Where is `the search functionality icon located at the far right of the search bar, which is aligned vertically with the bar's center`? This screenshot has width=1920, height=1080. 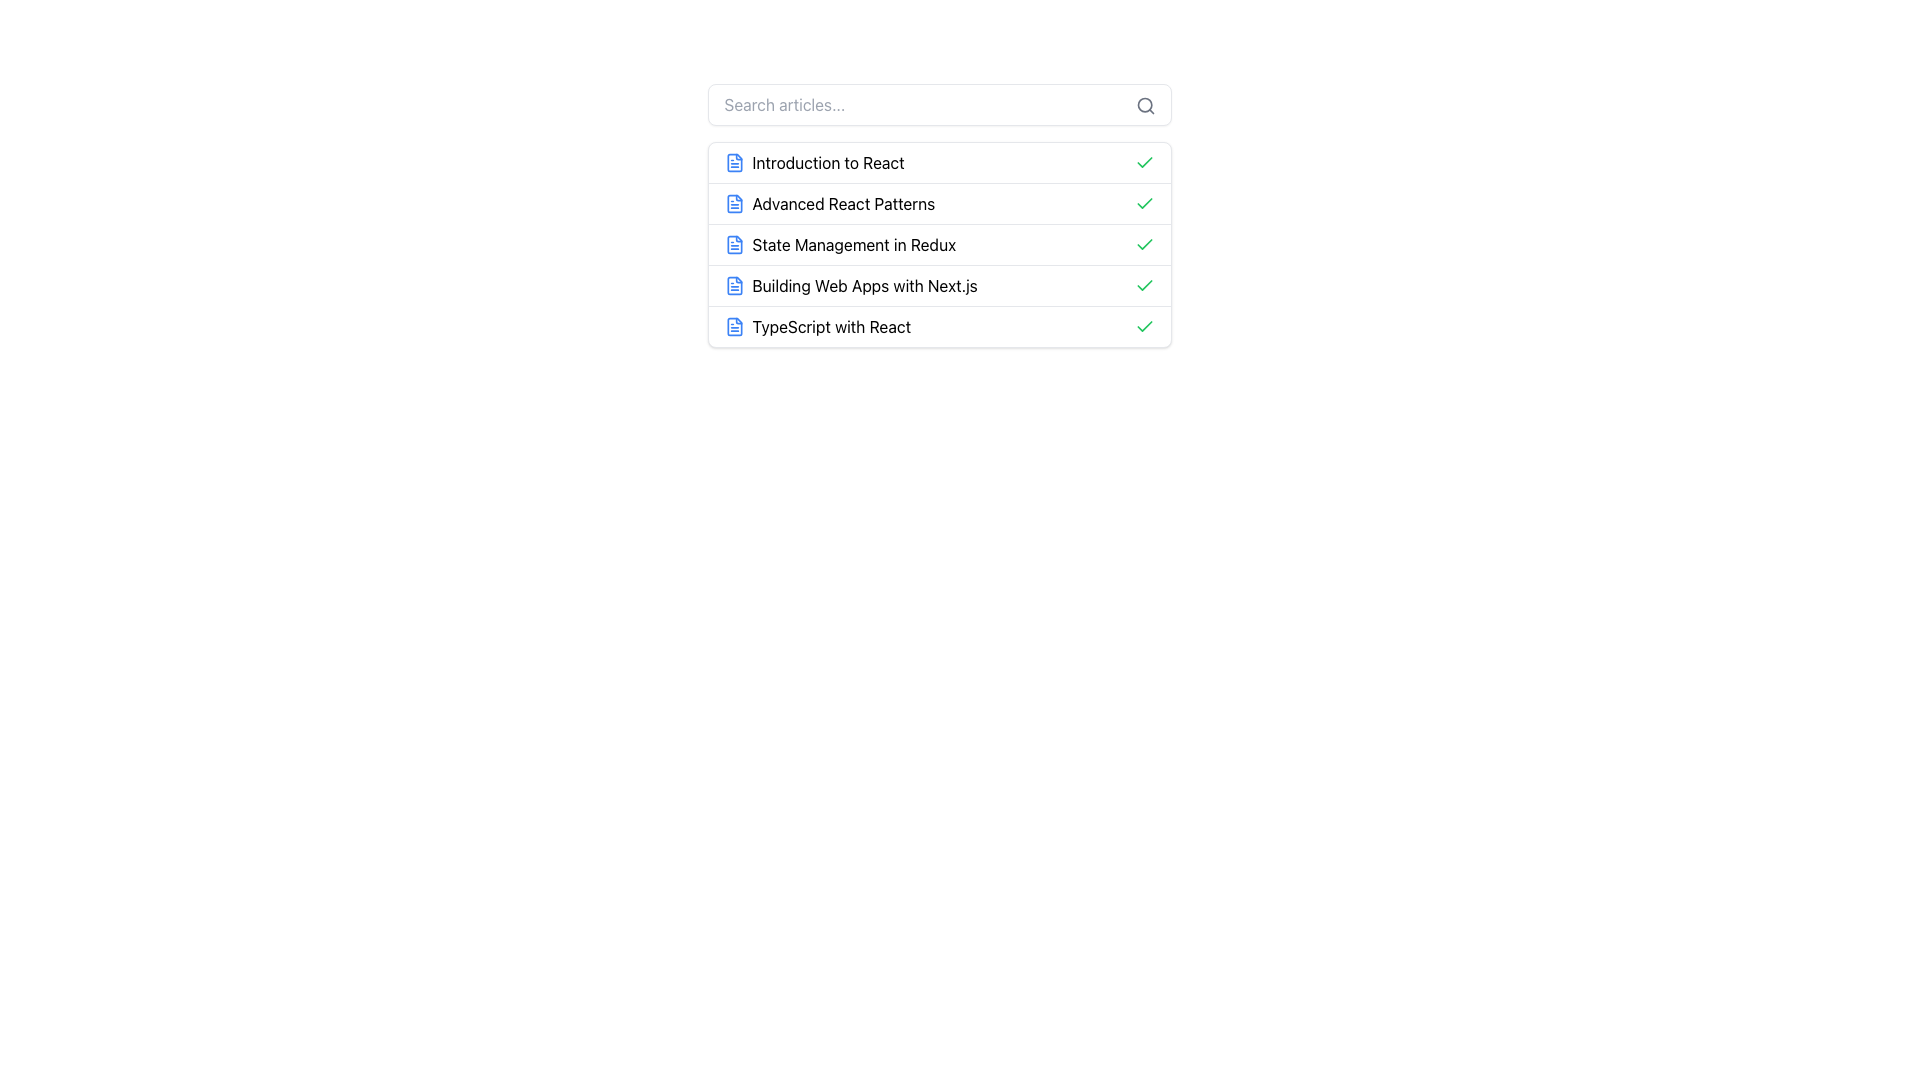
the search functionality icon located at the far right of the search bar, which is aligned vertically with the bar's center is located at coordinates (1145, 105).